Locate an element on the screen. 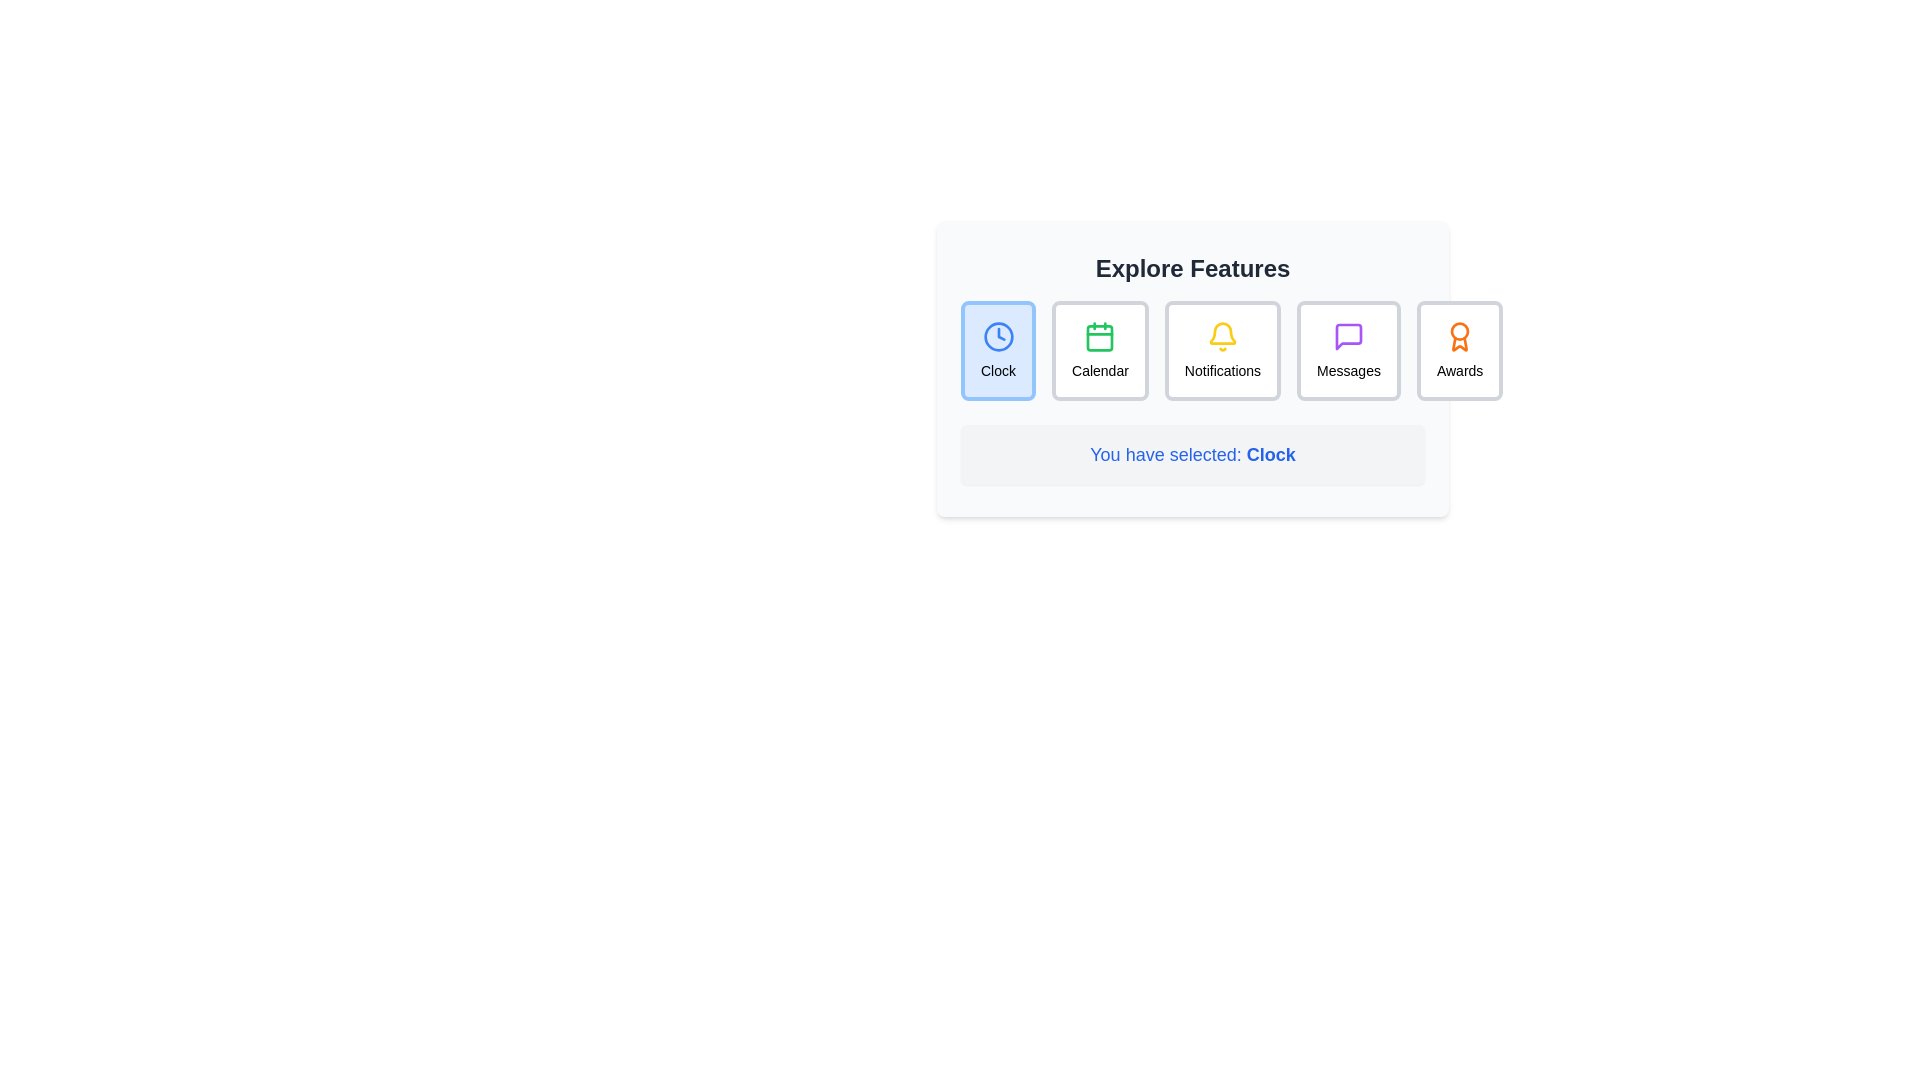 The height and width of the screenshot is (1080, 1920). the green outlined calendar icon, which is the second item in the row of selectable feature options is located at coordinates (1099, 335).